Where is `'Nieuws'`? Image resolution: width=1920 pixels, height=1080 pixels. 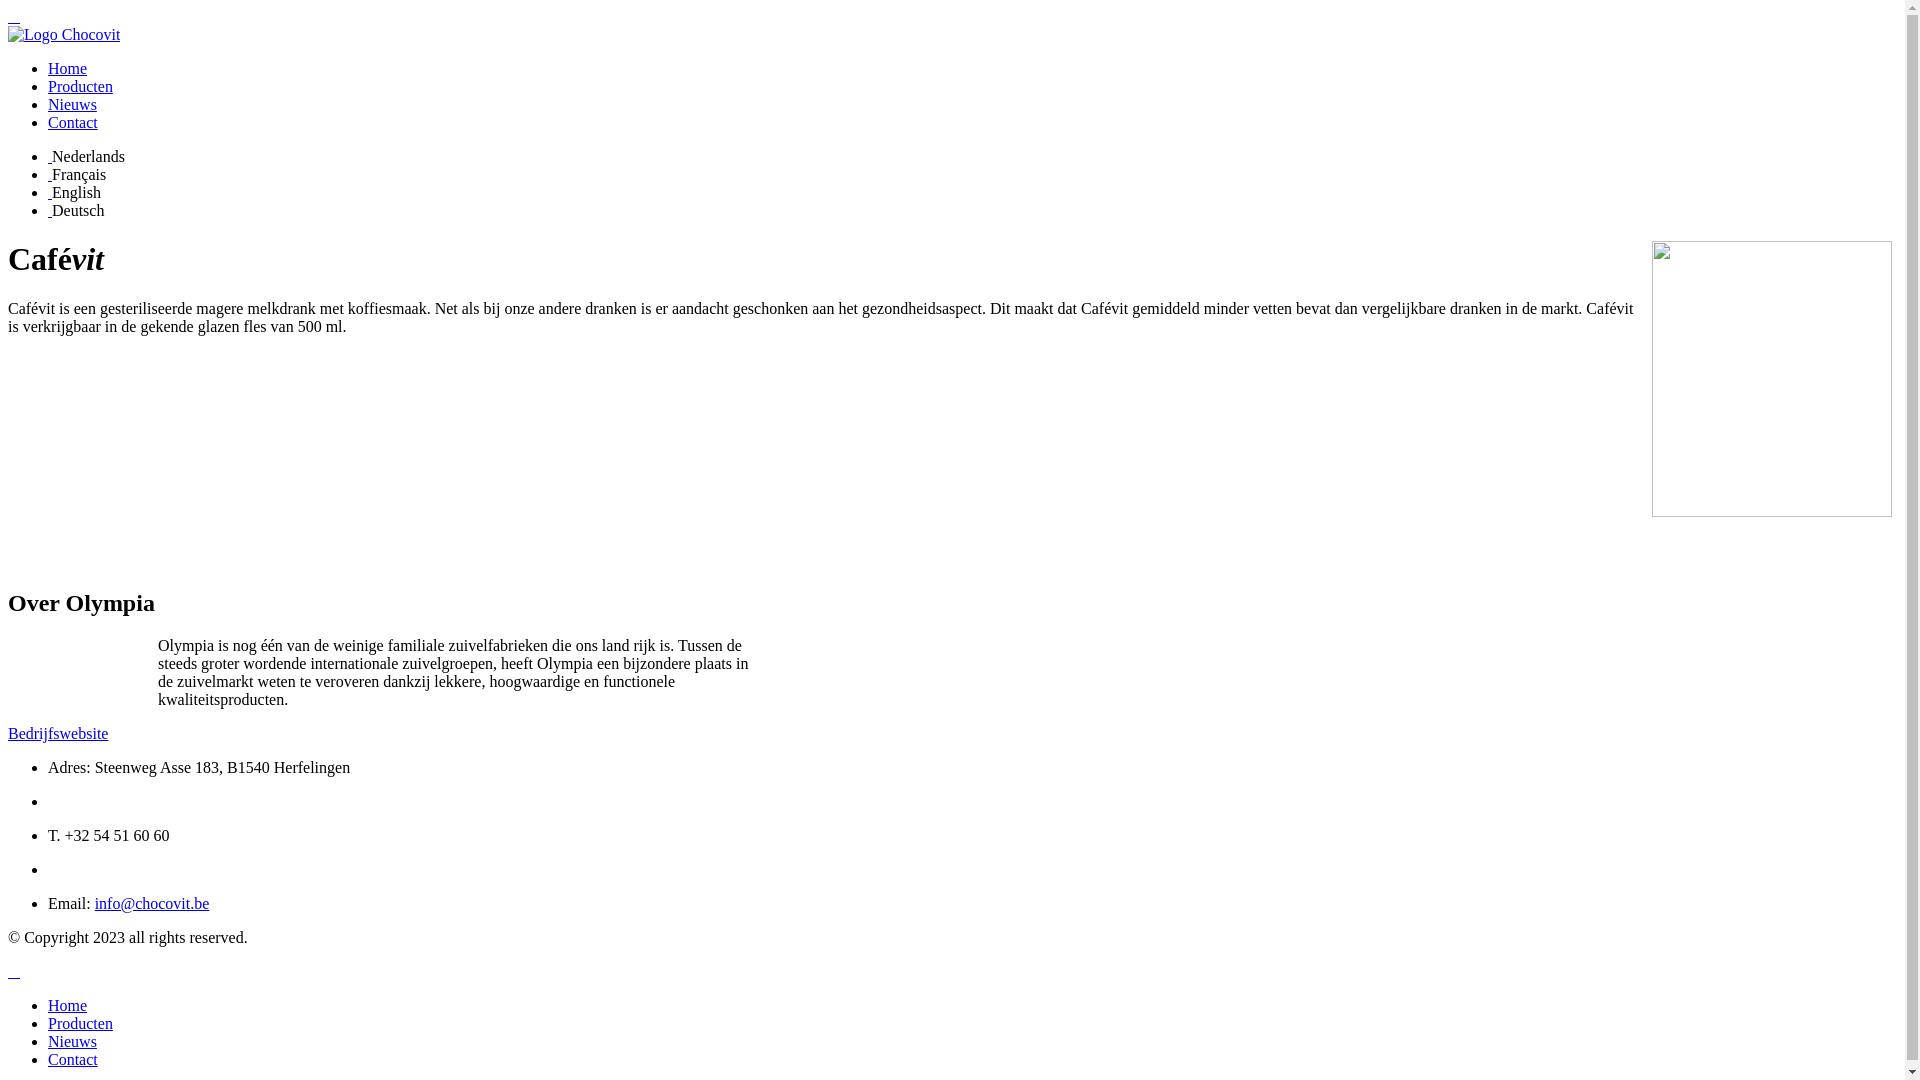
'Nieuws' is located at coordinates (72, 1040).